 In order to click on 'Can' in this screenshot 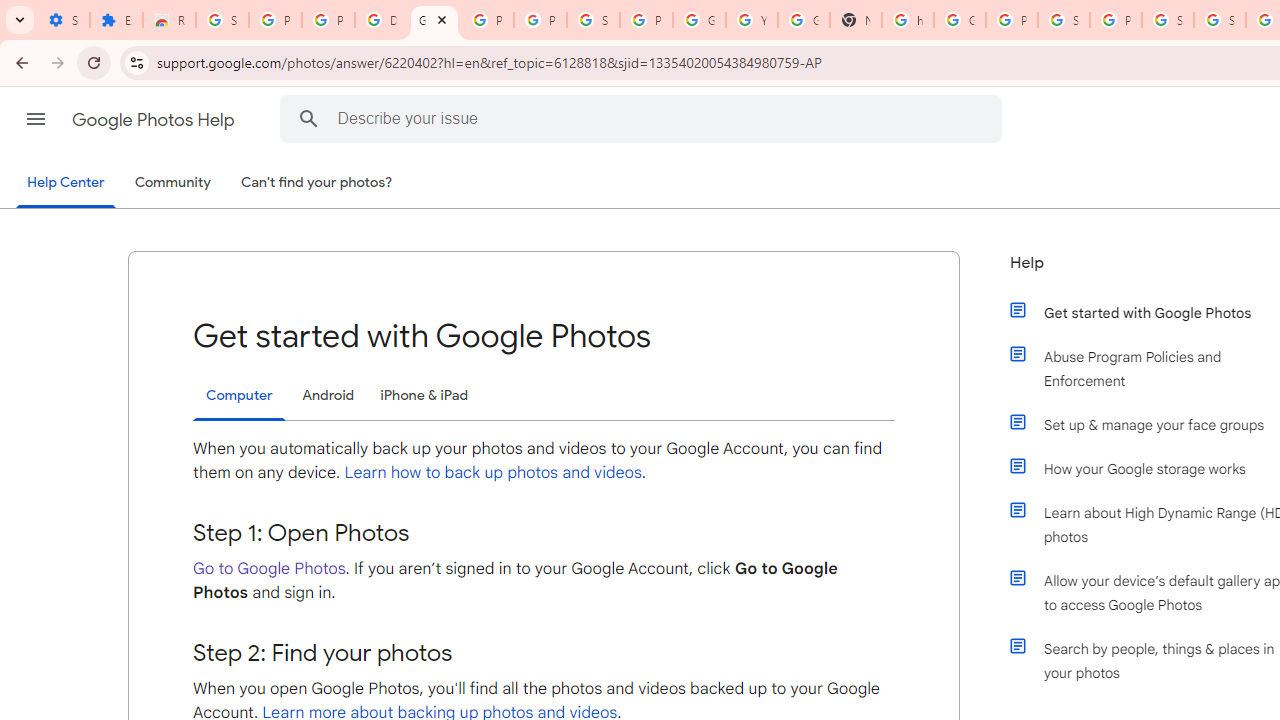, I will do `click(316, 183)`.